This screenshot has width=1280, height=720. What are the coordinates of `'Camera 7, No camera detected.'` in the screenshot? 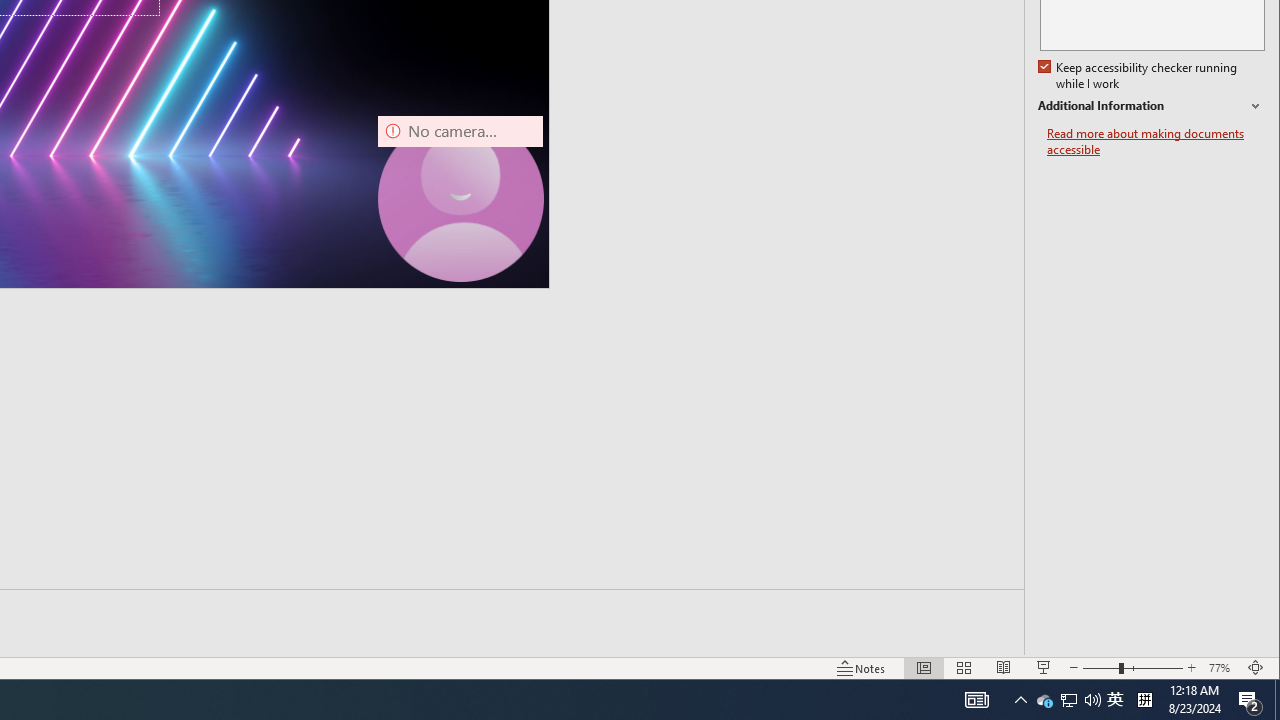 It's located at (459, 198).